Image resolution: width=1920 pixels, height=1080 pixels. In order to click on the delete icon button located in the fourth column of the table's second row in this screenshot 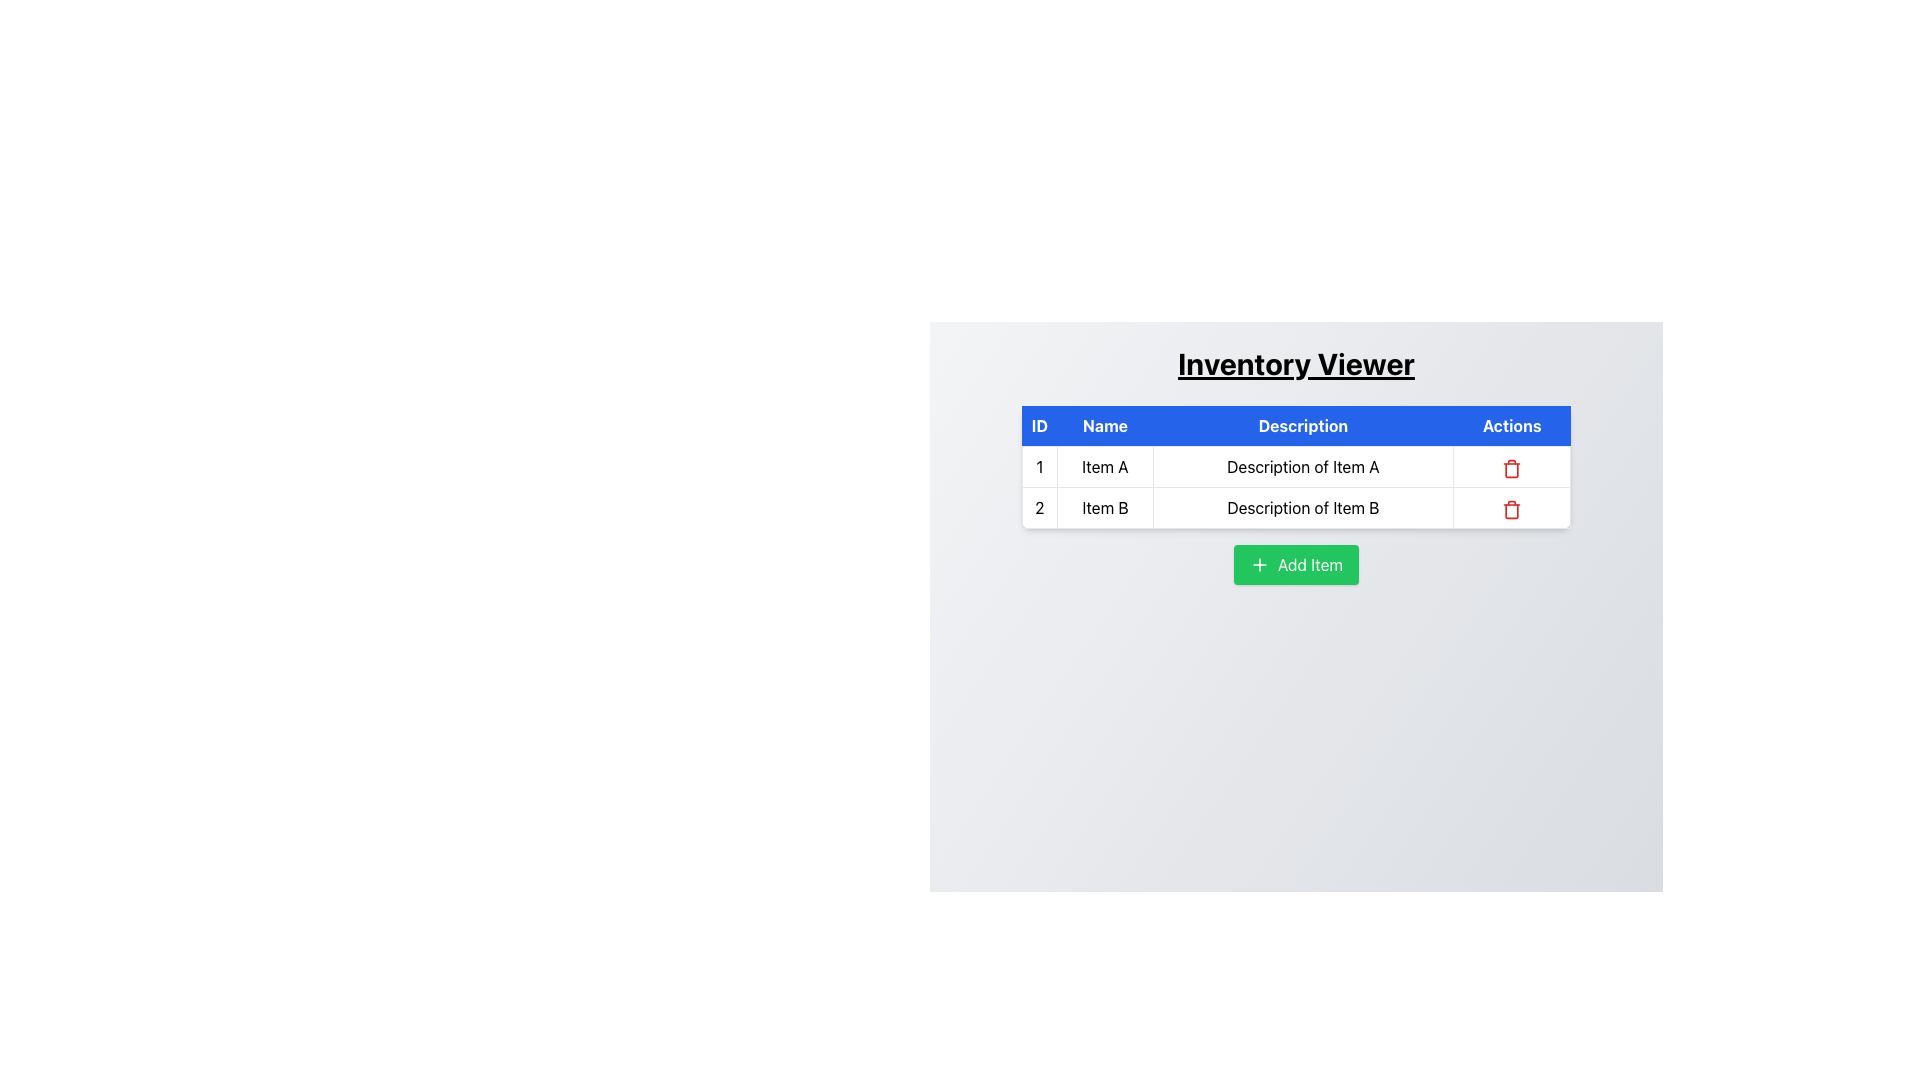, I will do `click(1512, 507)`.